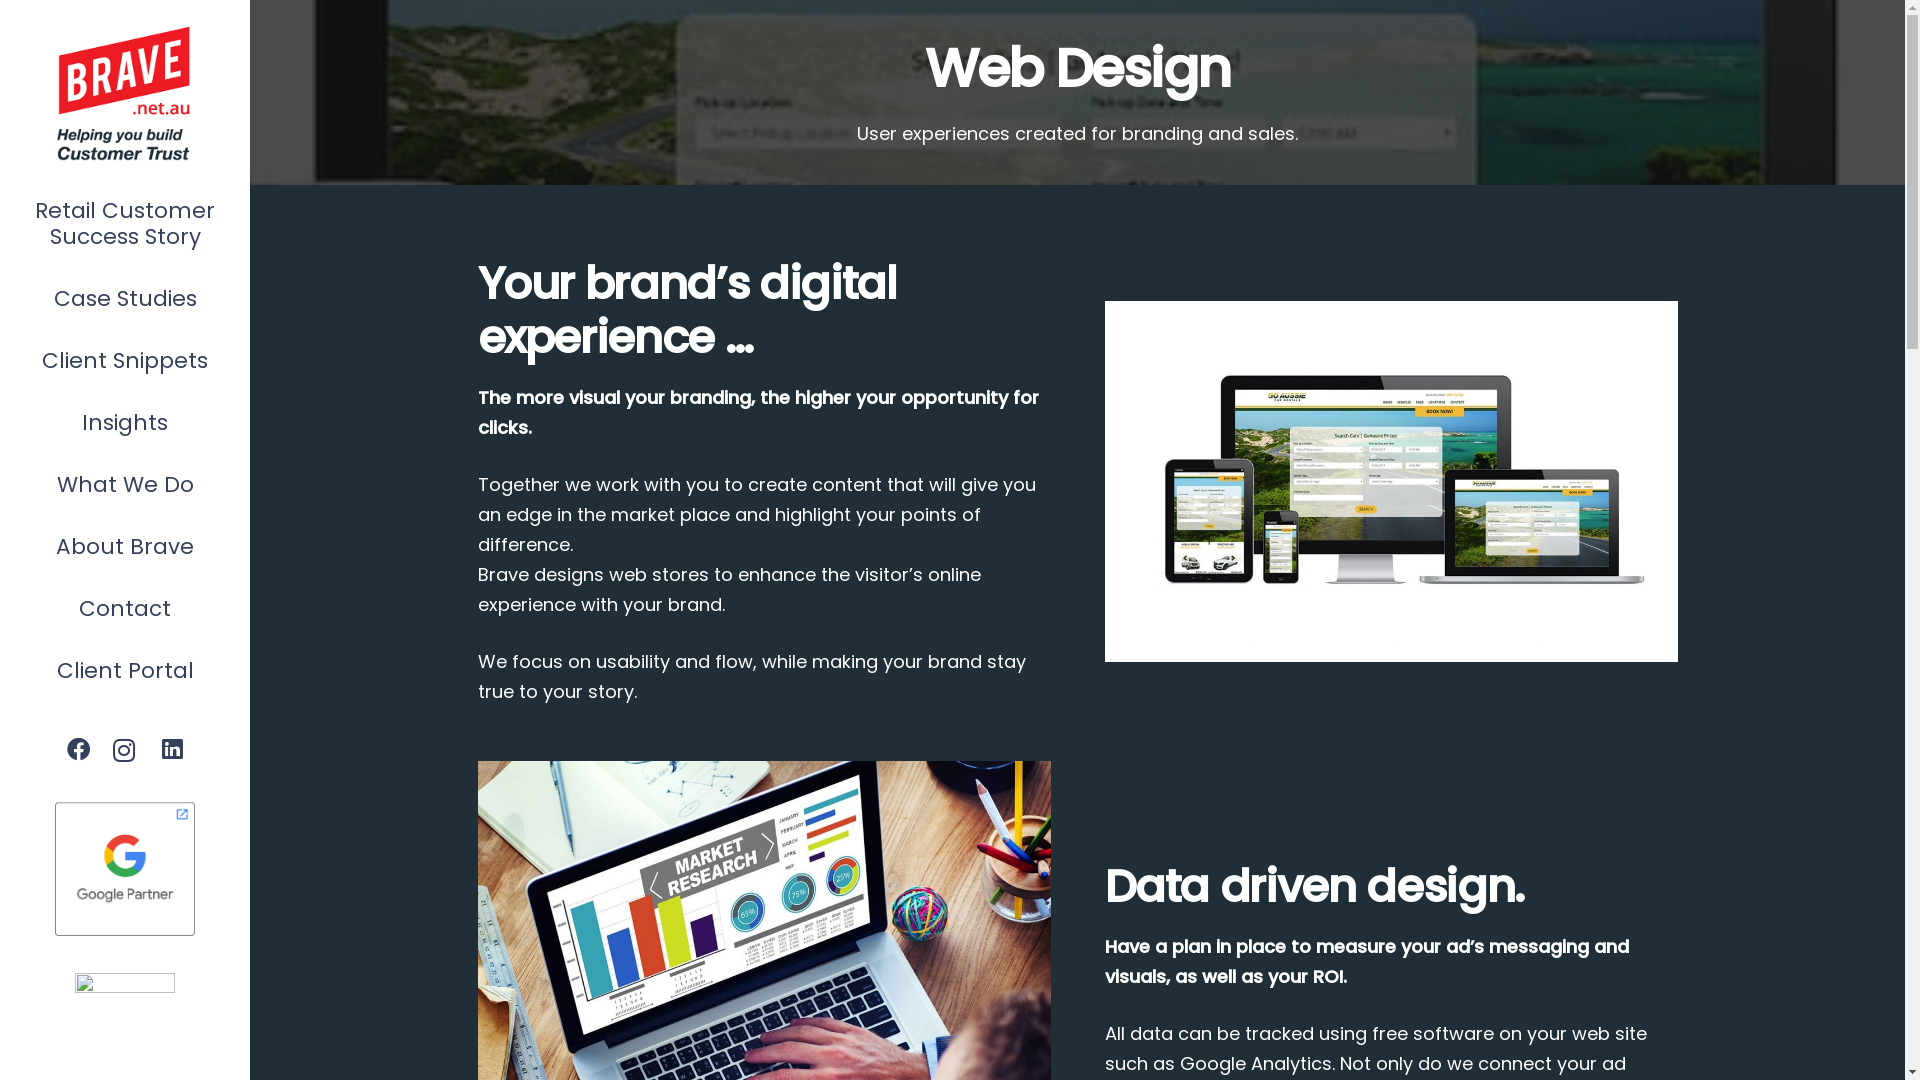  I want to click on 'Client Portal', so click(123, 671).